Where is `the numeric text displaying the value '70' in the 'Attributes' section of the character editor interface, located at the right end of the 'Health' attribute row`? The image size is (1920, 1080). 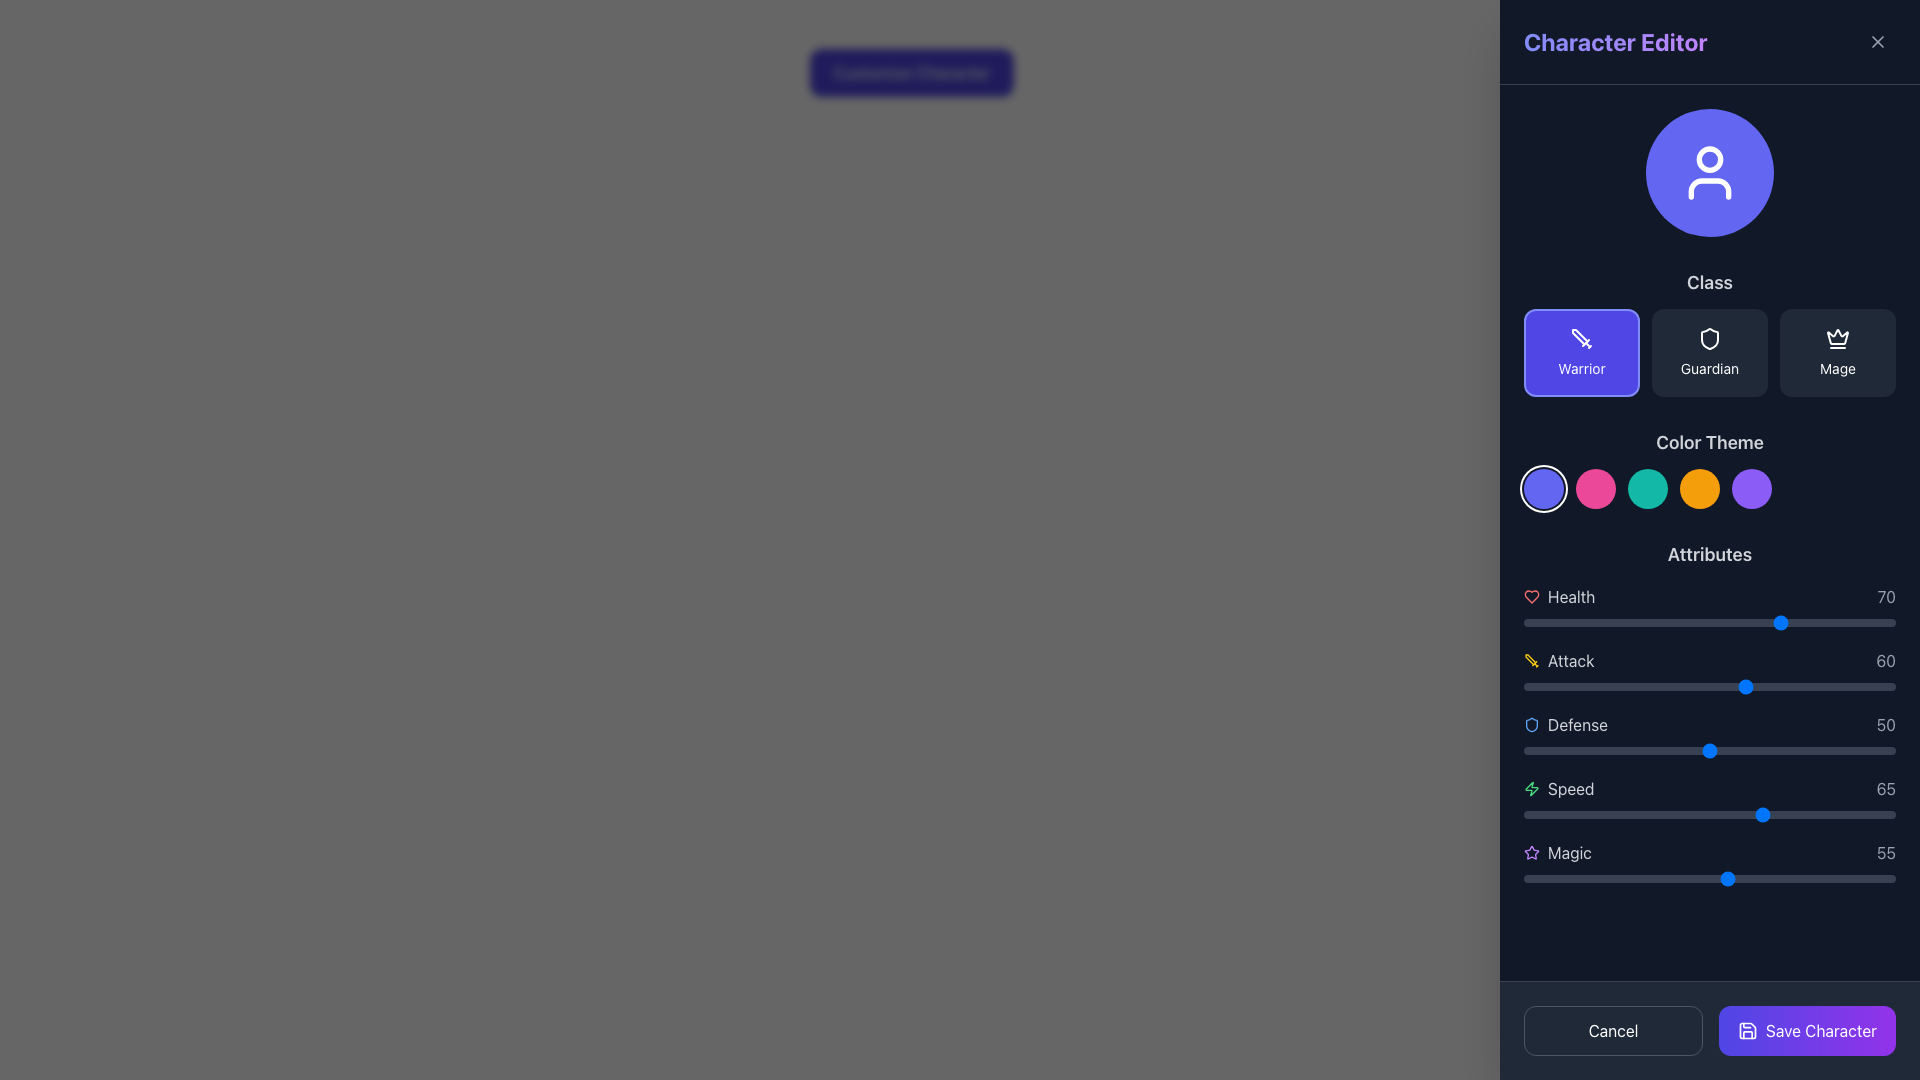
the numeric text displaying the value '70' in the 'Attributes' section of the character editor interface, located at the right end of the 'Health' attribute row is located at coordinates (1885, 596).